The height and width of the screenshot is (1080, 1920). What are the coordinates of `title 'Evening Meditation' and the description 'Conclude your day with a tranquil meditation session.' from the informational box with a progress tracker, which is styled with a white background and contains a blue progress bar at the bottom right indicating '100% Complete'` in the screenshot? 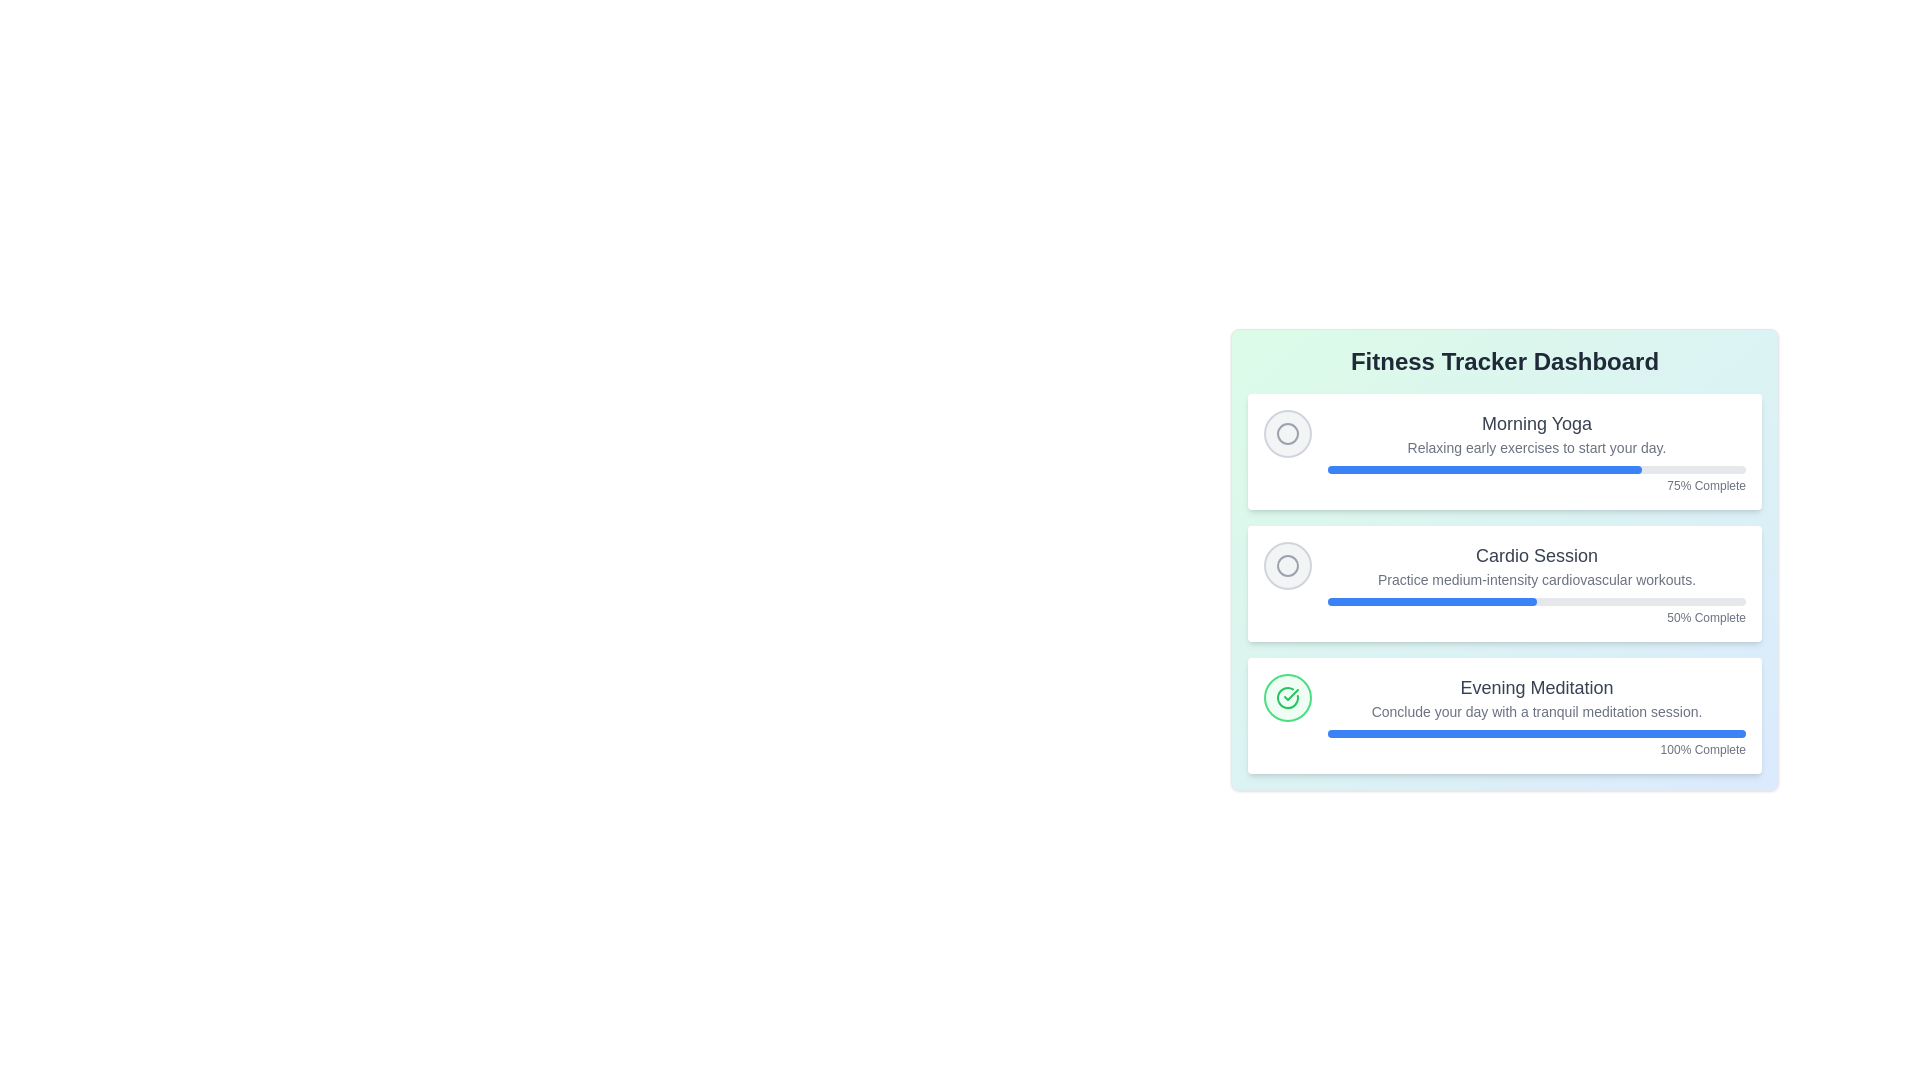 It's located at (1505, 715).